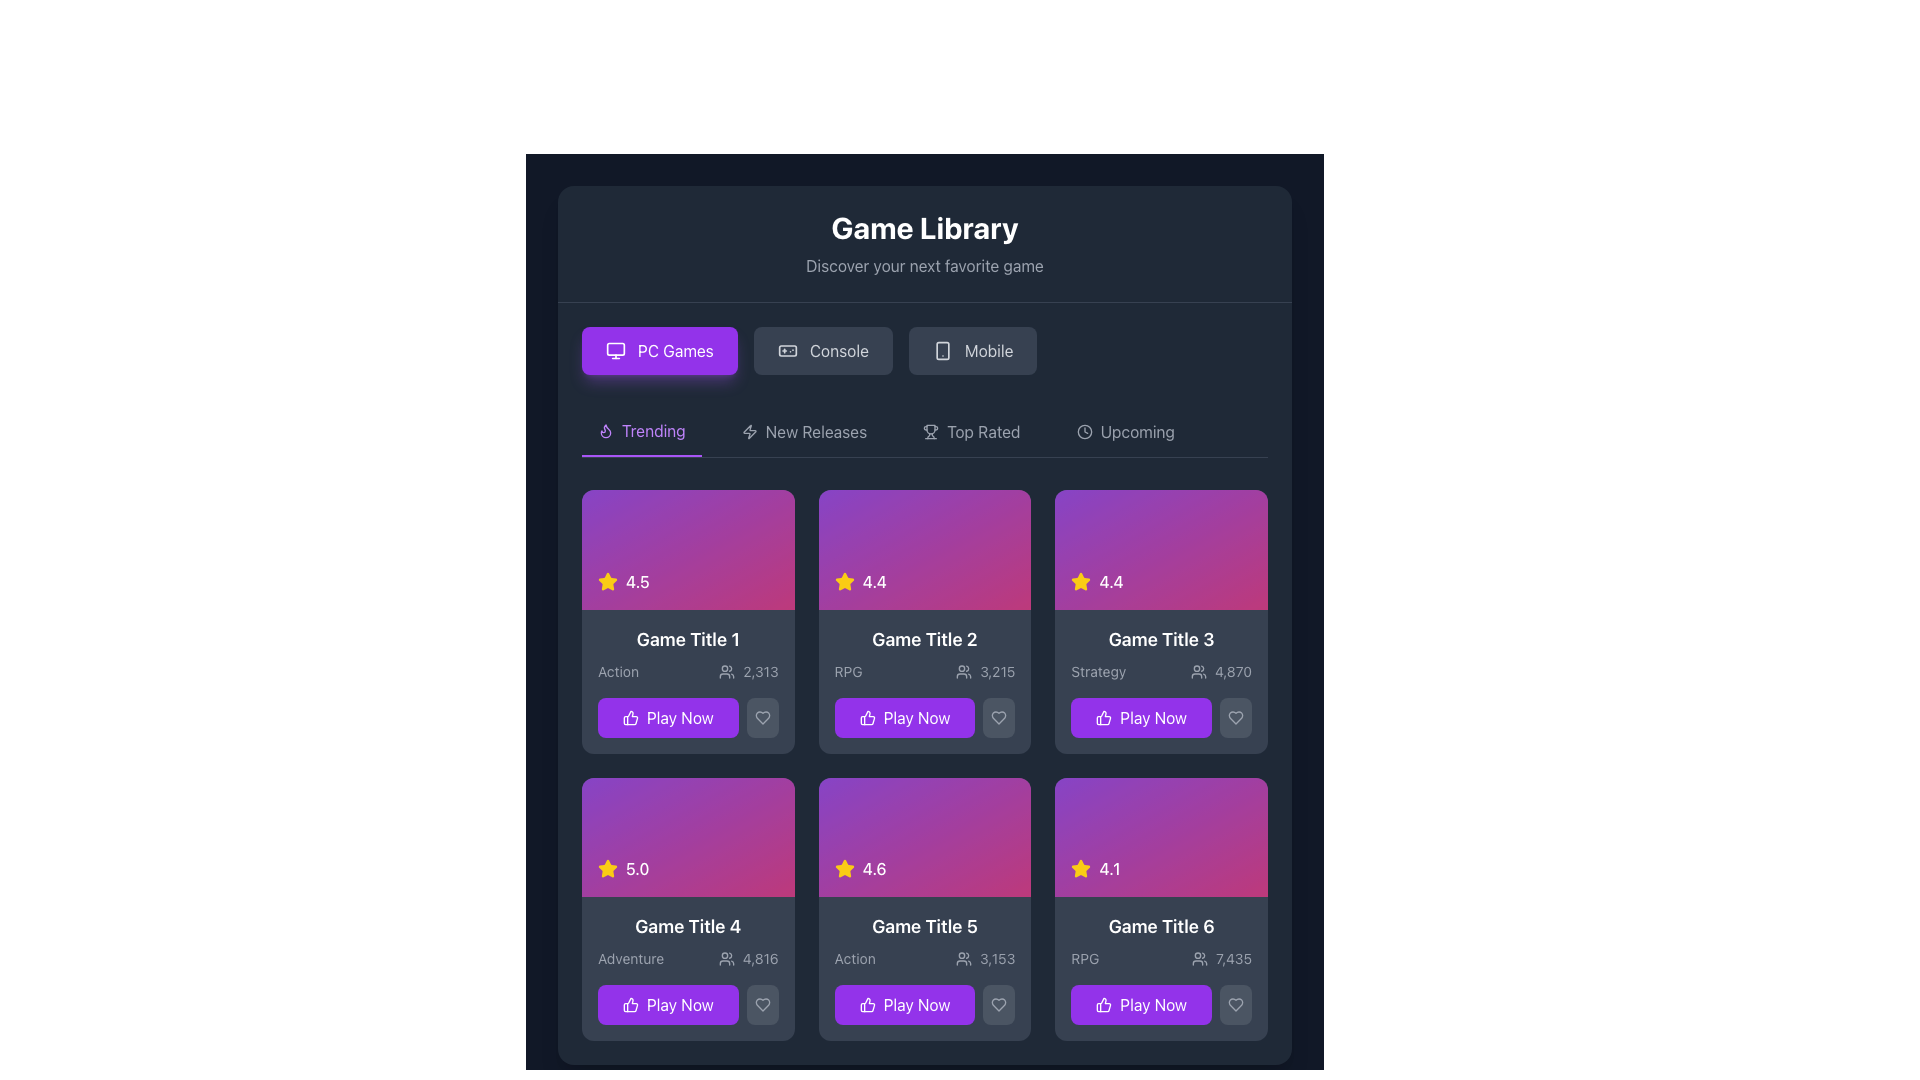  I want to click on the 'Mobile' text label displayed in gray within the horizontal navigation bar, so click(989, 350).